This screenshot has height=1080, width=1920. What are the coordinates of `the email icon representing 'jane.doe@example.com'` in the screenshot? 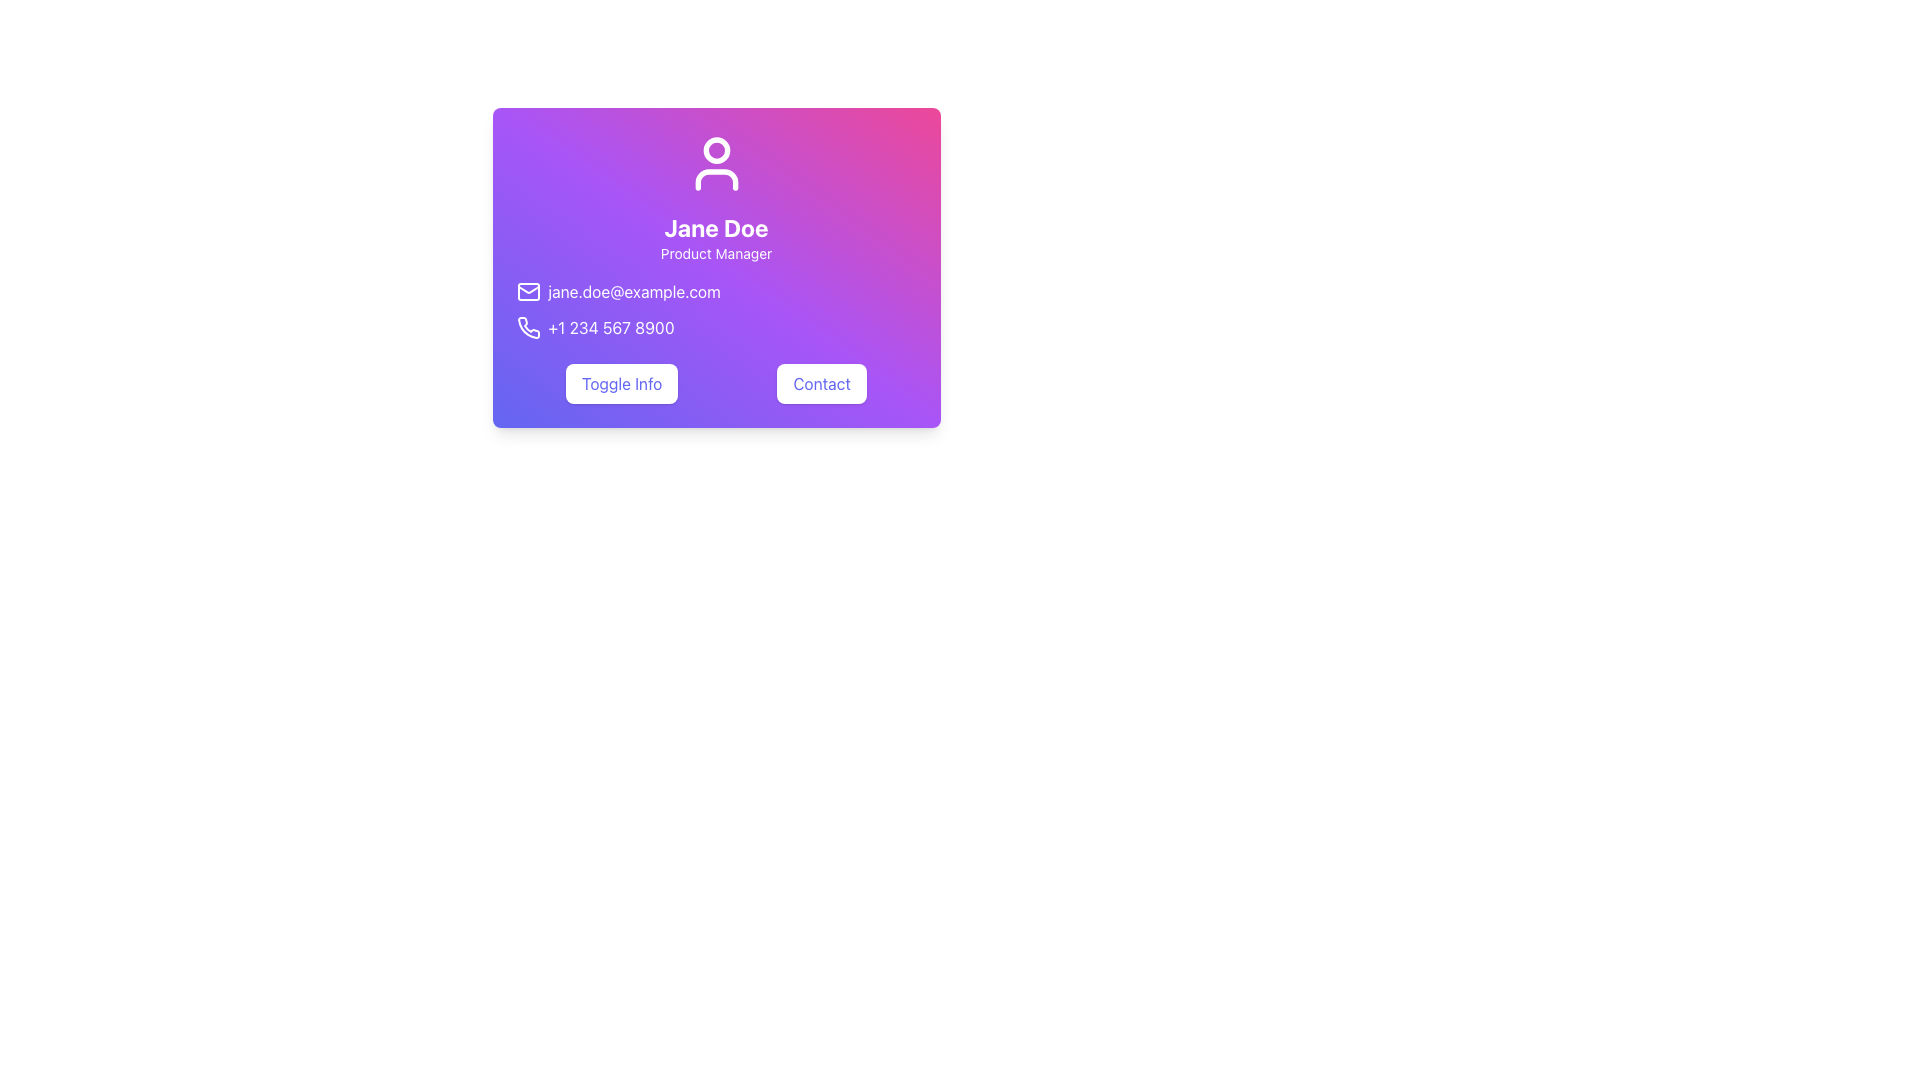 It's located at (528, 292).